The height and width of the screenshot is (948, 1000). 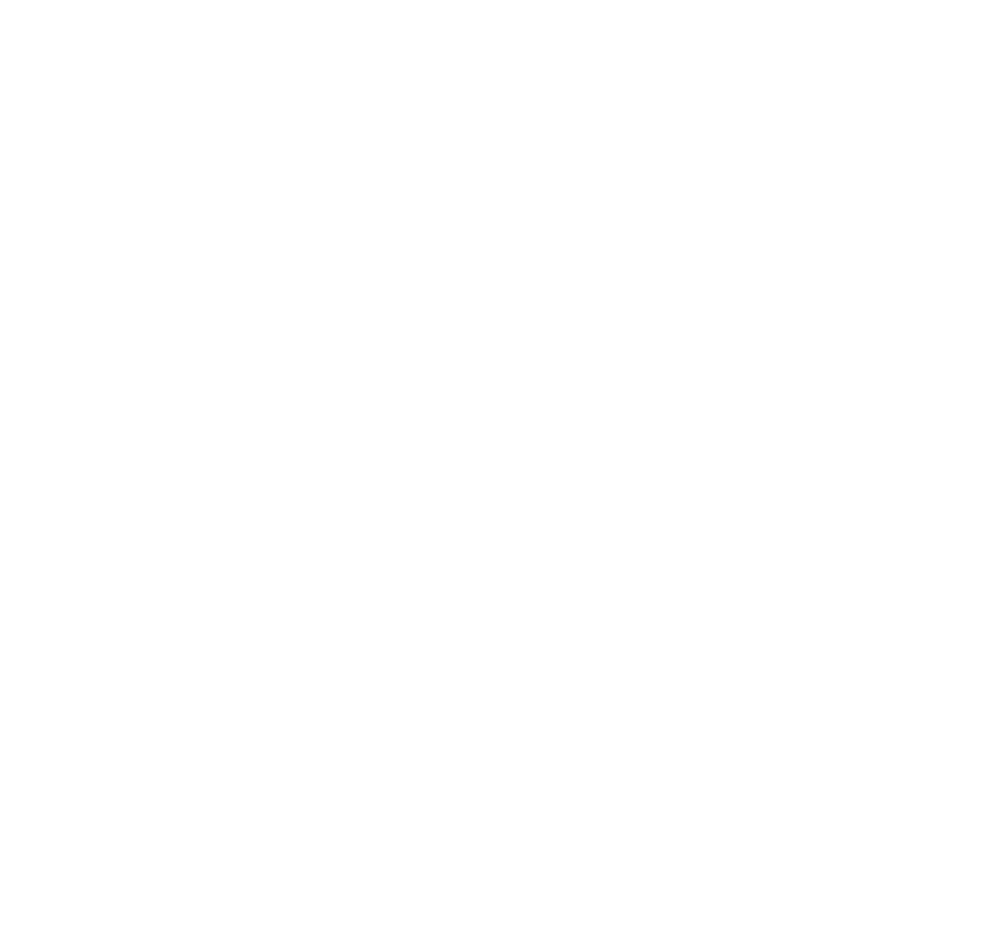 I want to click on 'Another trend that the future may hold for Mexican cuisine in the US is insects. “Bug season” is a popular foodie occasion in Mexico, and high-end restaurants there are increasingly featuring insects on their menus, Maya Kroth wrote in a recent story for', so click(x=330, y=820).